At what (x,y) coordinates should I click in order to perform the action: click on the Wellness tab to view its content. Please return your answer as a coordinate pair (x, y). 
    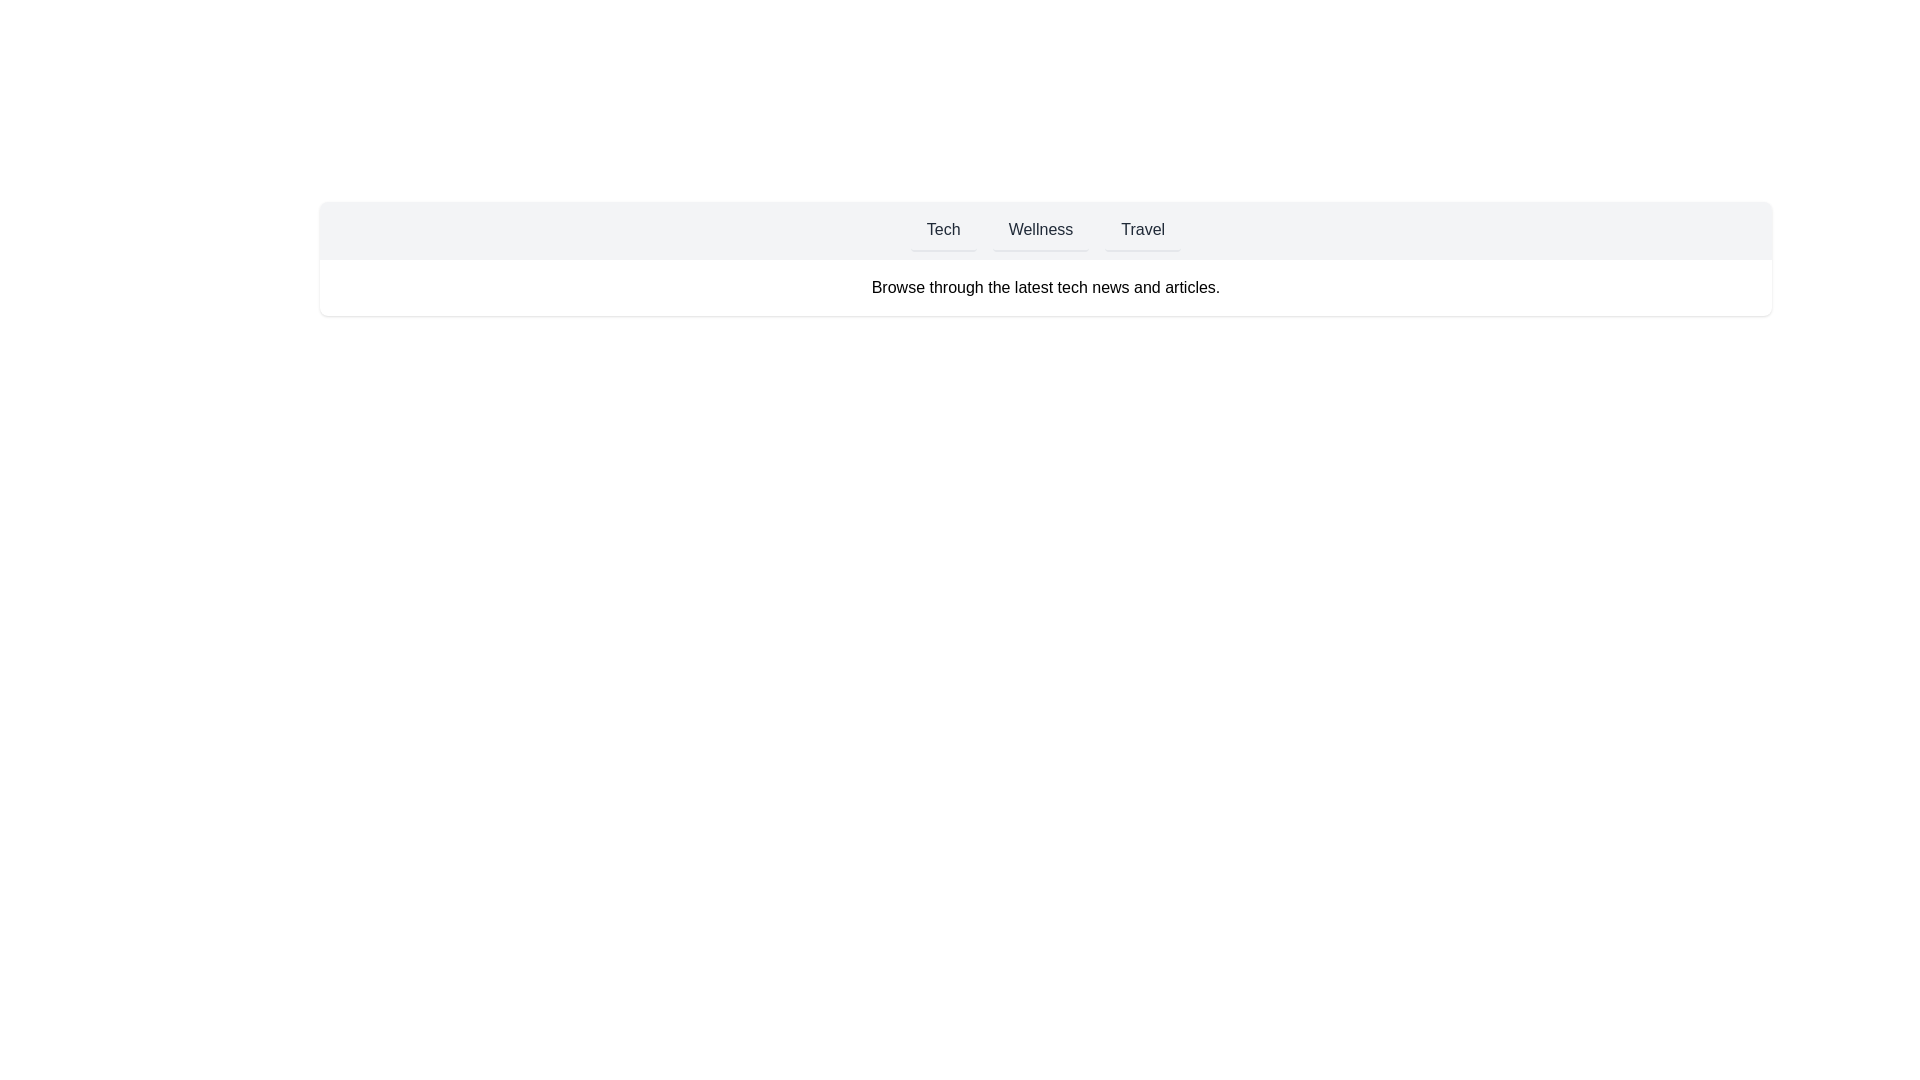
    Looking at the image, I should click on (1040, 230).